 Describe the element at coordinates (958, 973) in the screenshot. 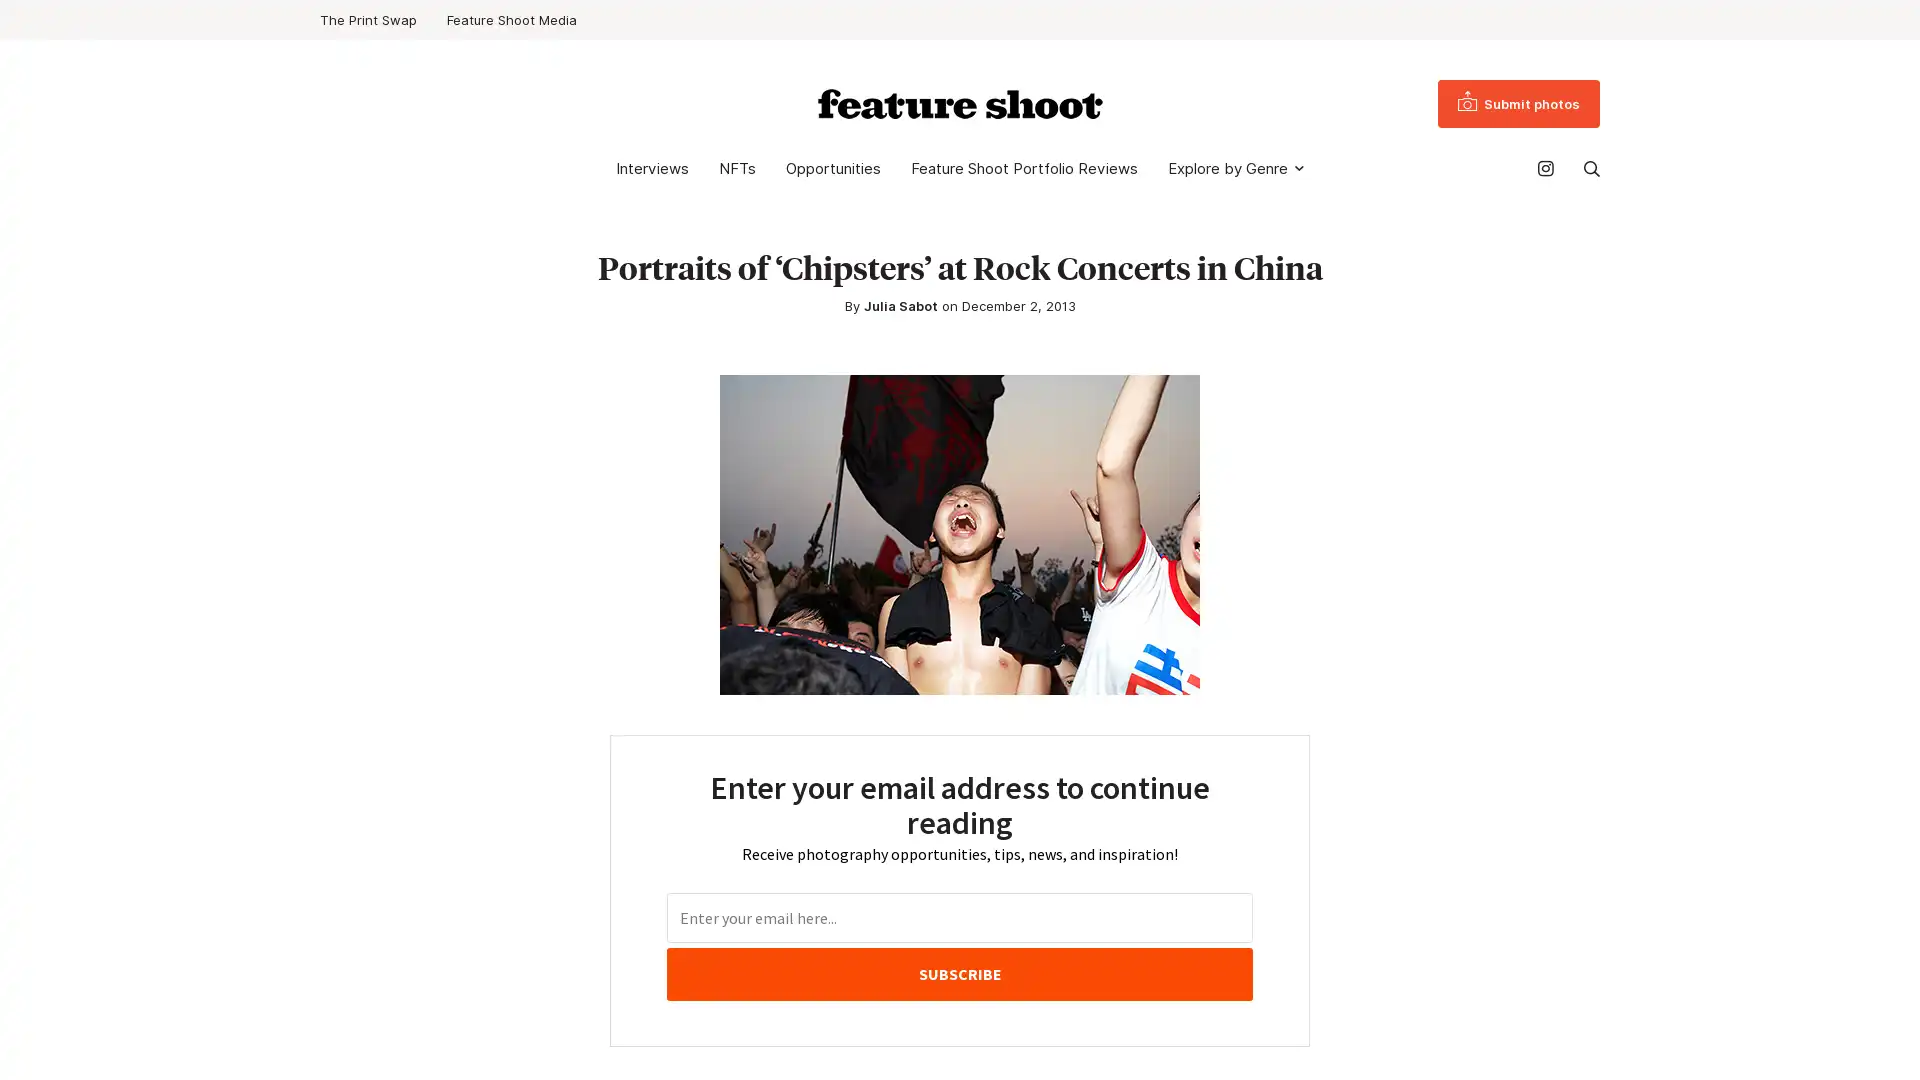

I see `SUBSCRIBE` at that location.